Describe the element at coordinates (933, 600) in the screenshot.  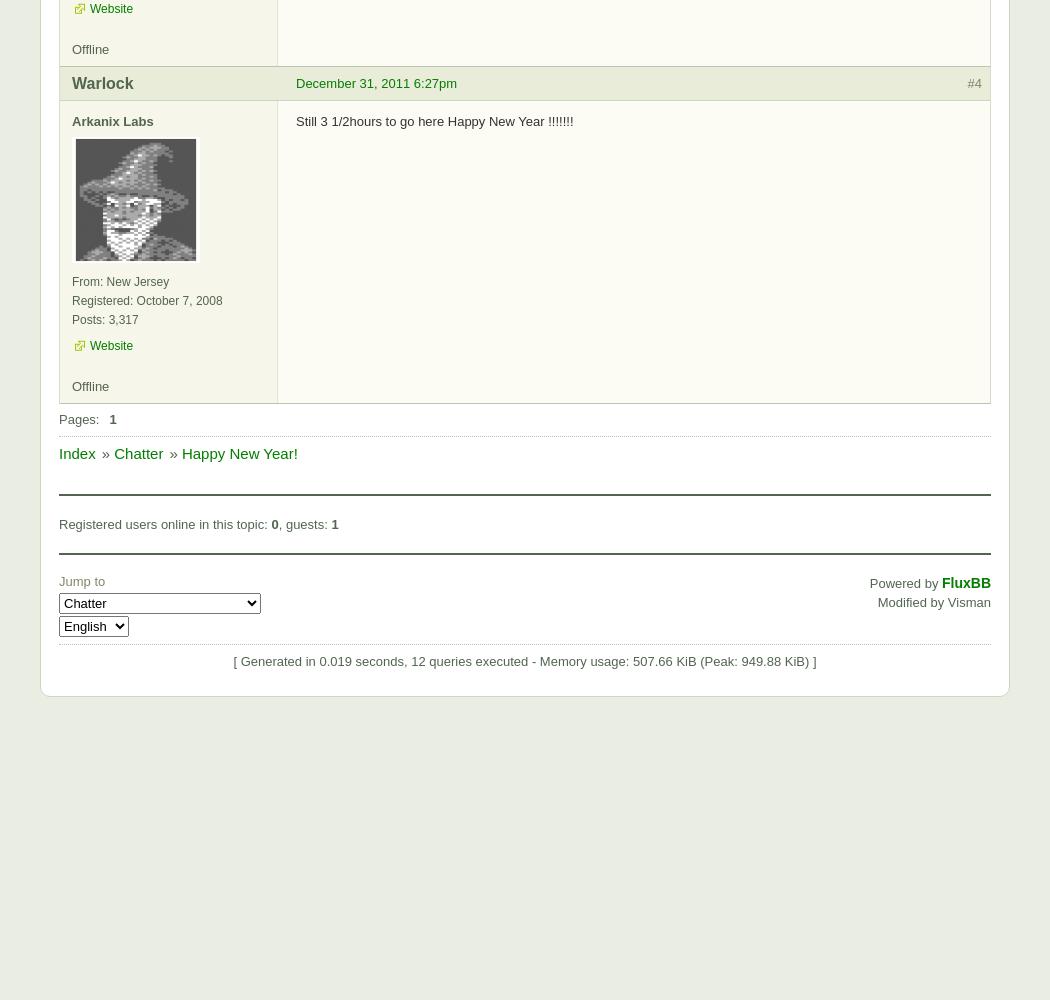
I see `'Modified by Visman'` at that location.